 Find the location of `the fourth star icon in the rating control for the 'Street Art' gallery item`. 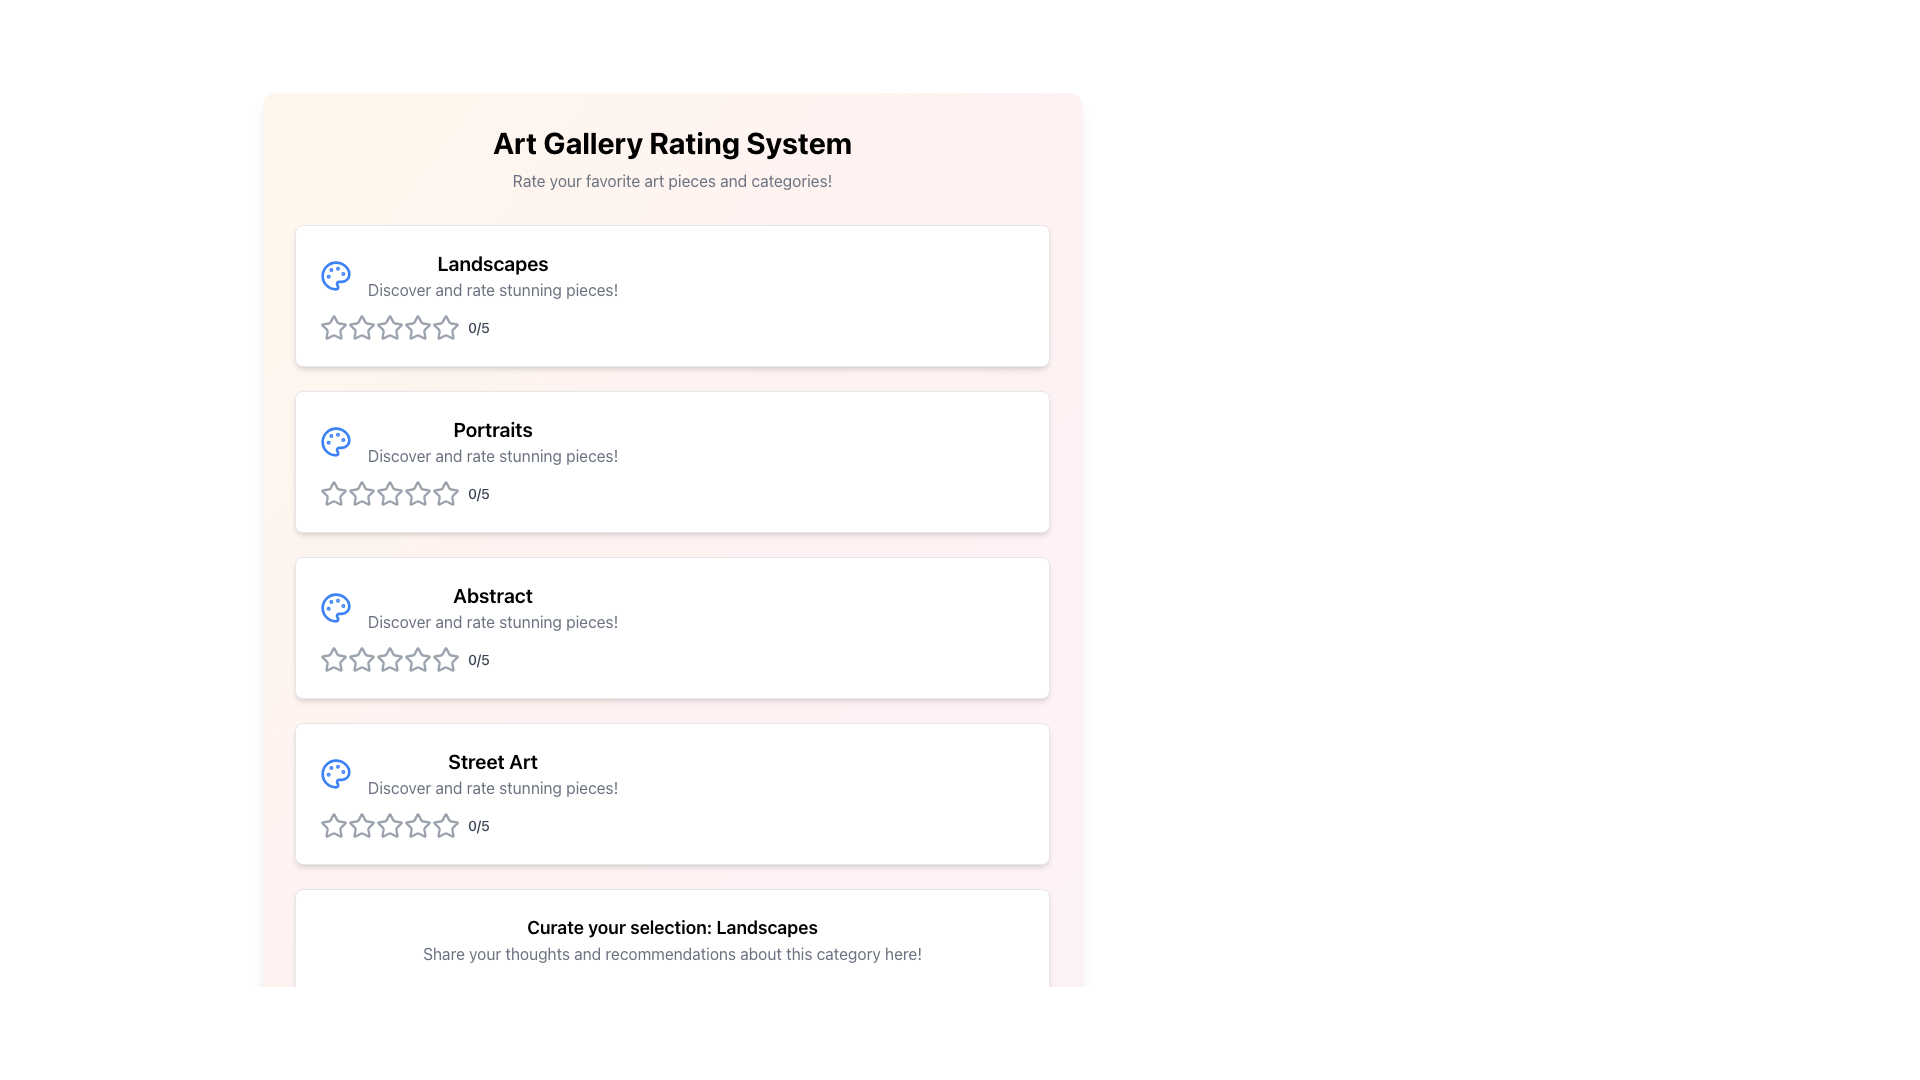

the fourth star icon in the rating control for the 'Street Art' gallery item is located at coordinates (416, 825).